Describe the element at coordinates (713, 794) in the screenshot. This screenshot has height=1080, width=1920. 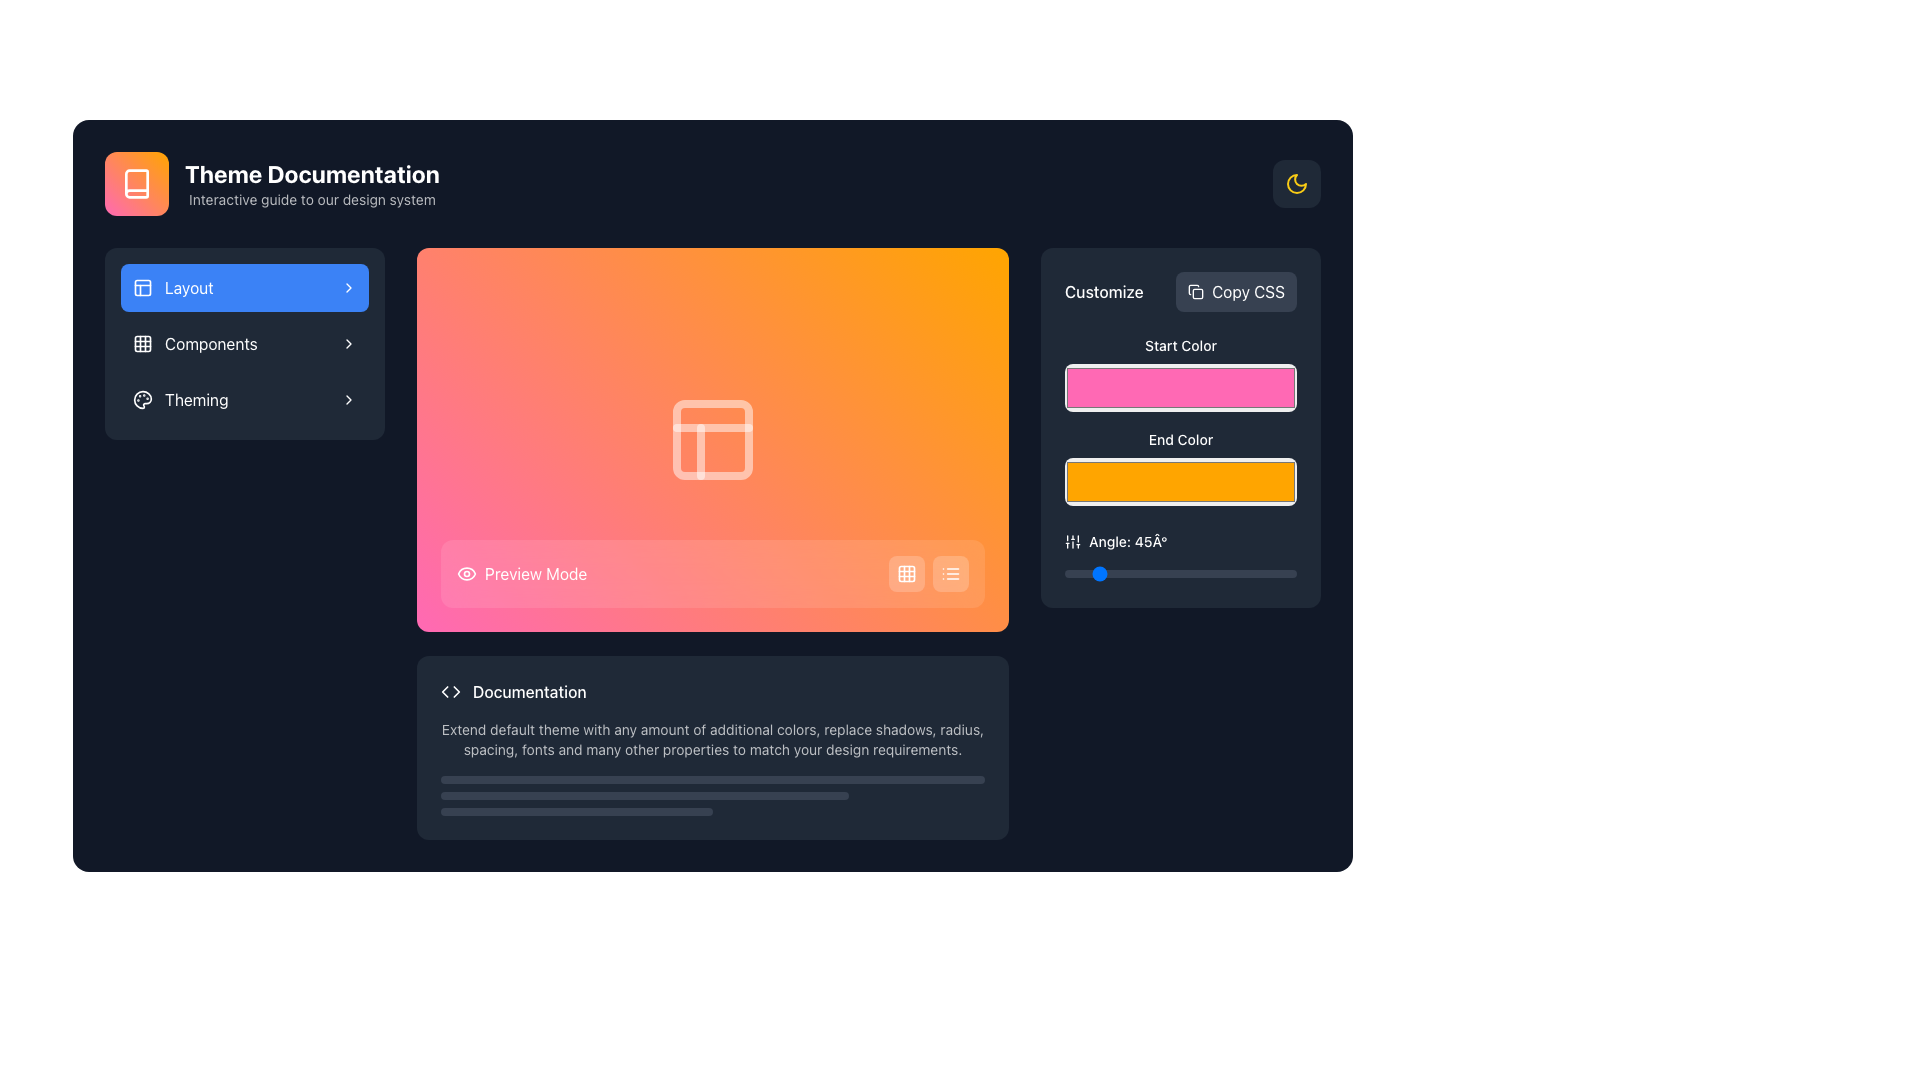
I see `the progress levels visually by interacting with the stacked progress bar group located near the bottom of the 'Documentation' section, centered horizontally` at that location.